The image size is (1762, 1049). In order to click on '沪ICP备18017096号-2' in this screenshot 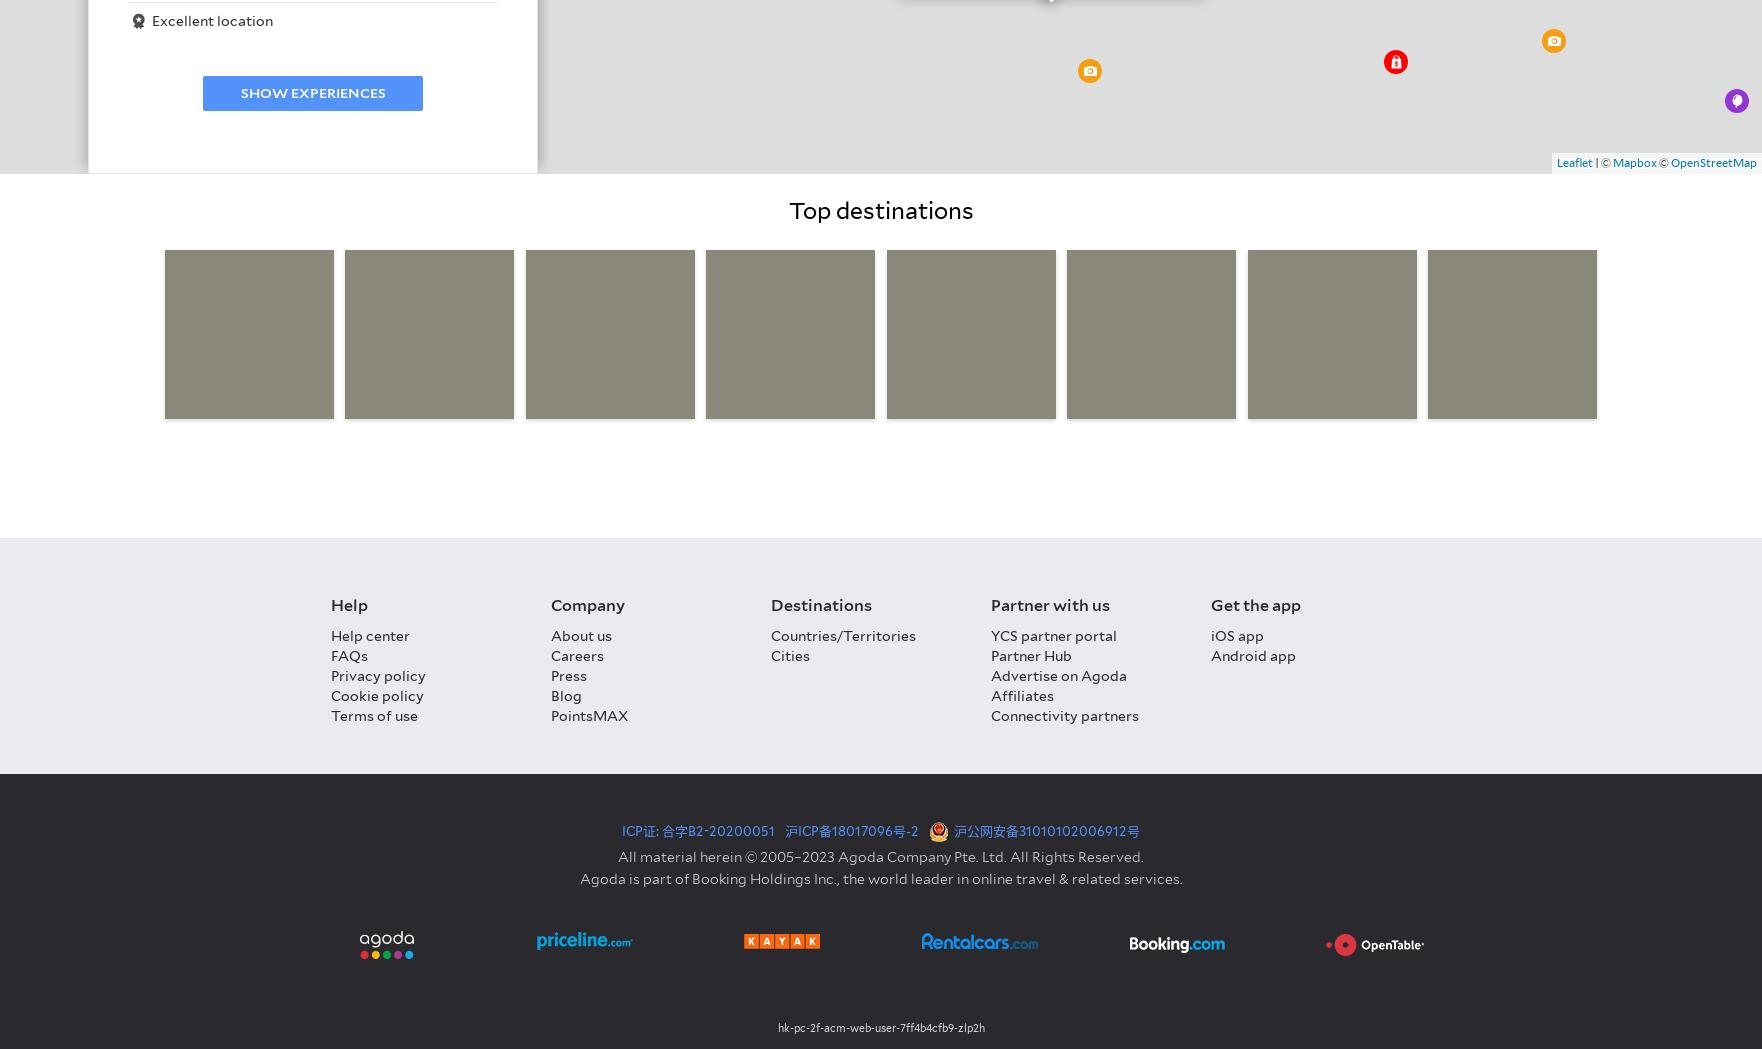, I will do `click(850, 829)`.